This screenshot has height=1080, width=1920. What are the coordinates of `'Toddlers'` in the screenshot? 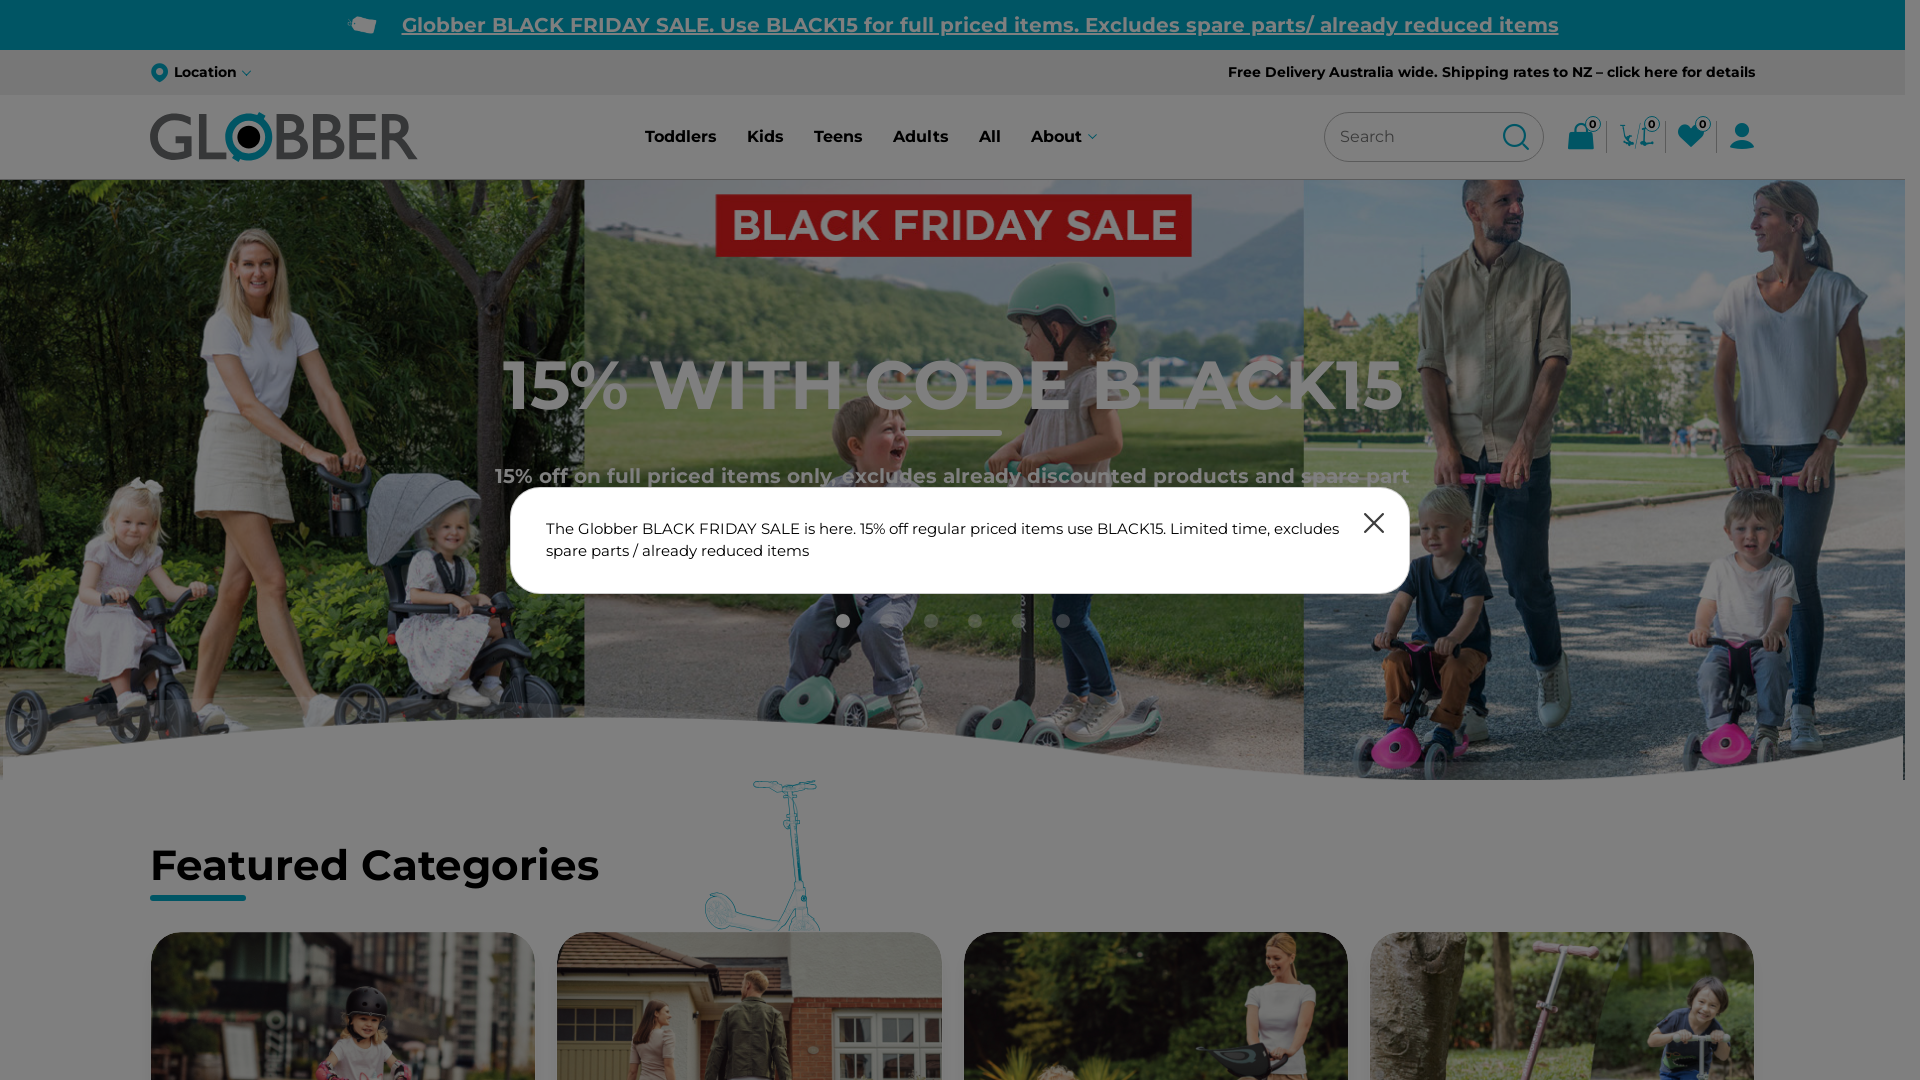 It's located at (681, 136).